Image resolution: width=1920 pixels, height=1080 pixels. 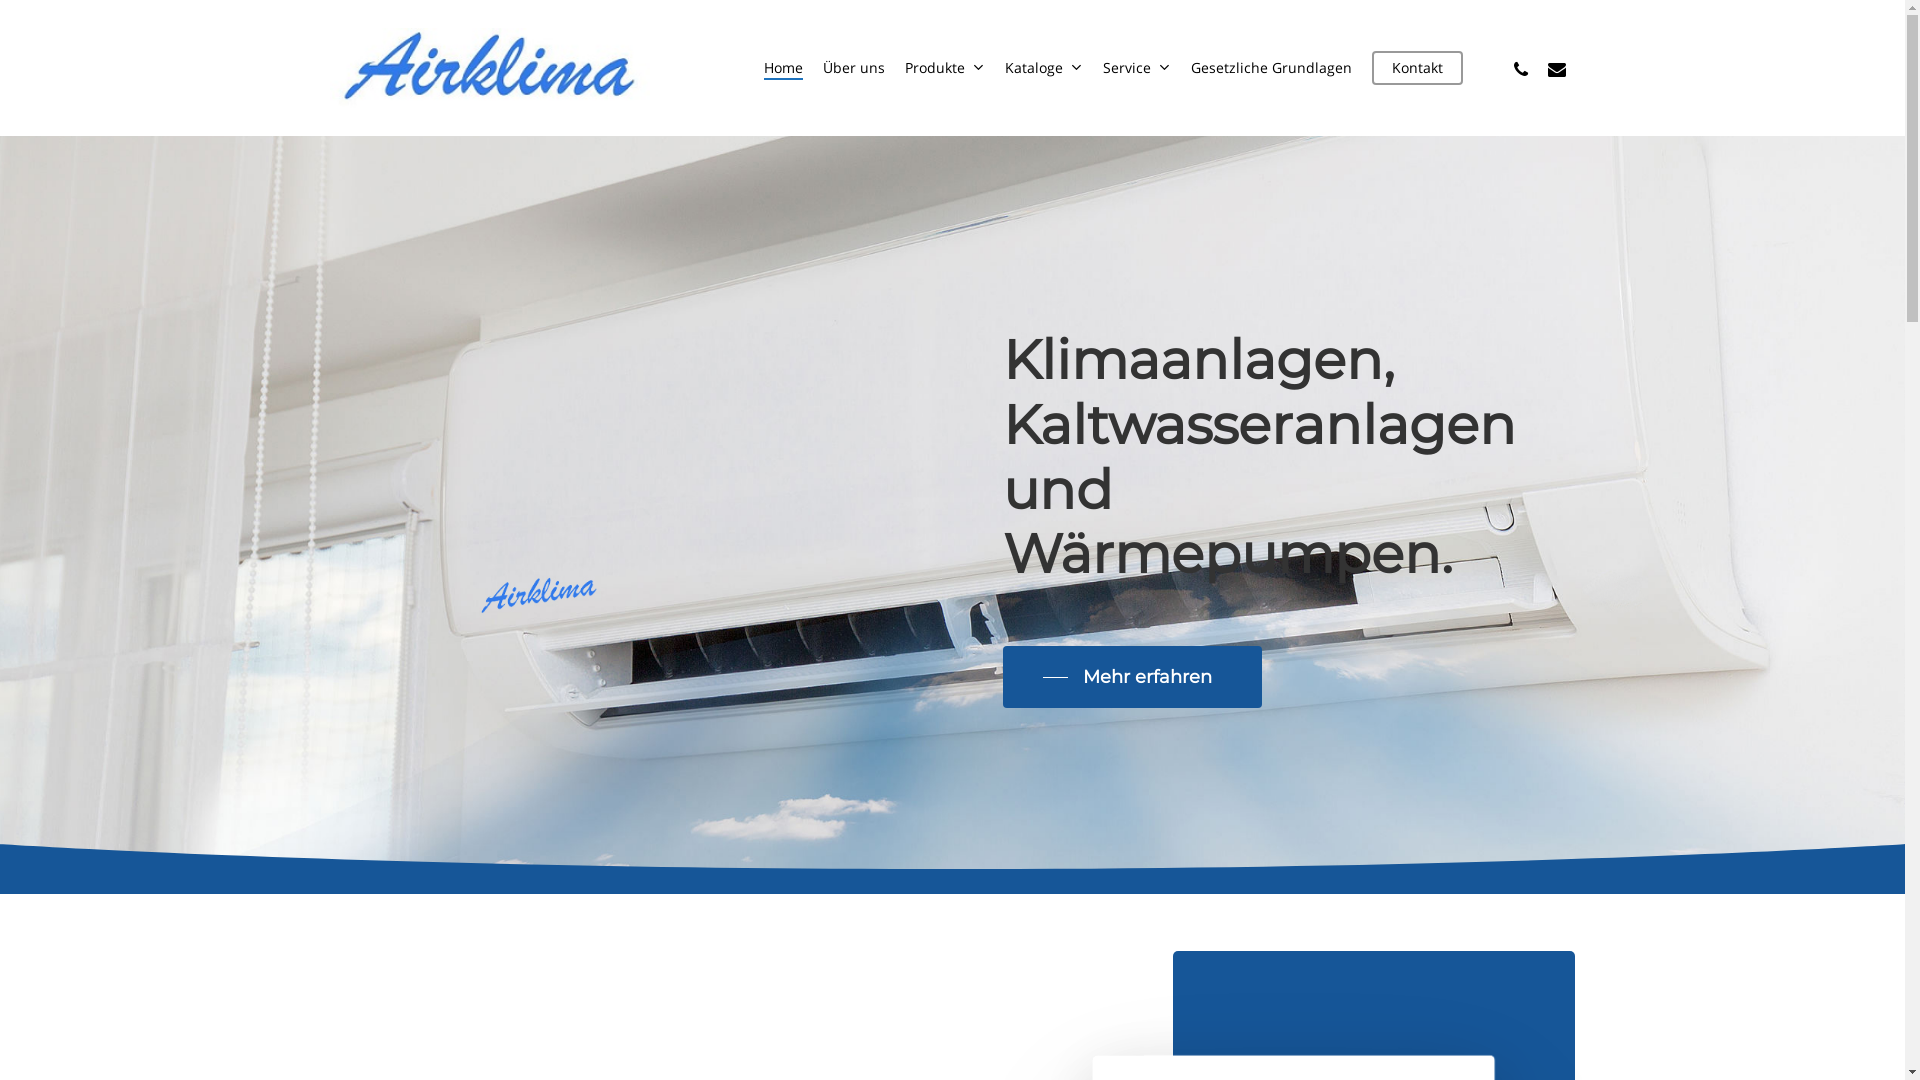 What do you see at coordinates (1270, 67) in the screenshot?
I see `'Gesetzliche Grundlagen'` at bounding box center [1270, 67].